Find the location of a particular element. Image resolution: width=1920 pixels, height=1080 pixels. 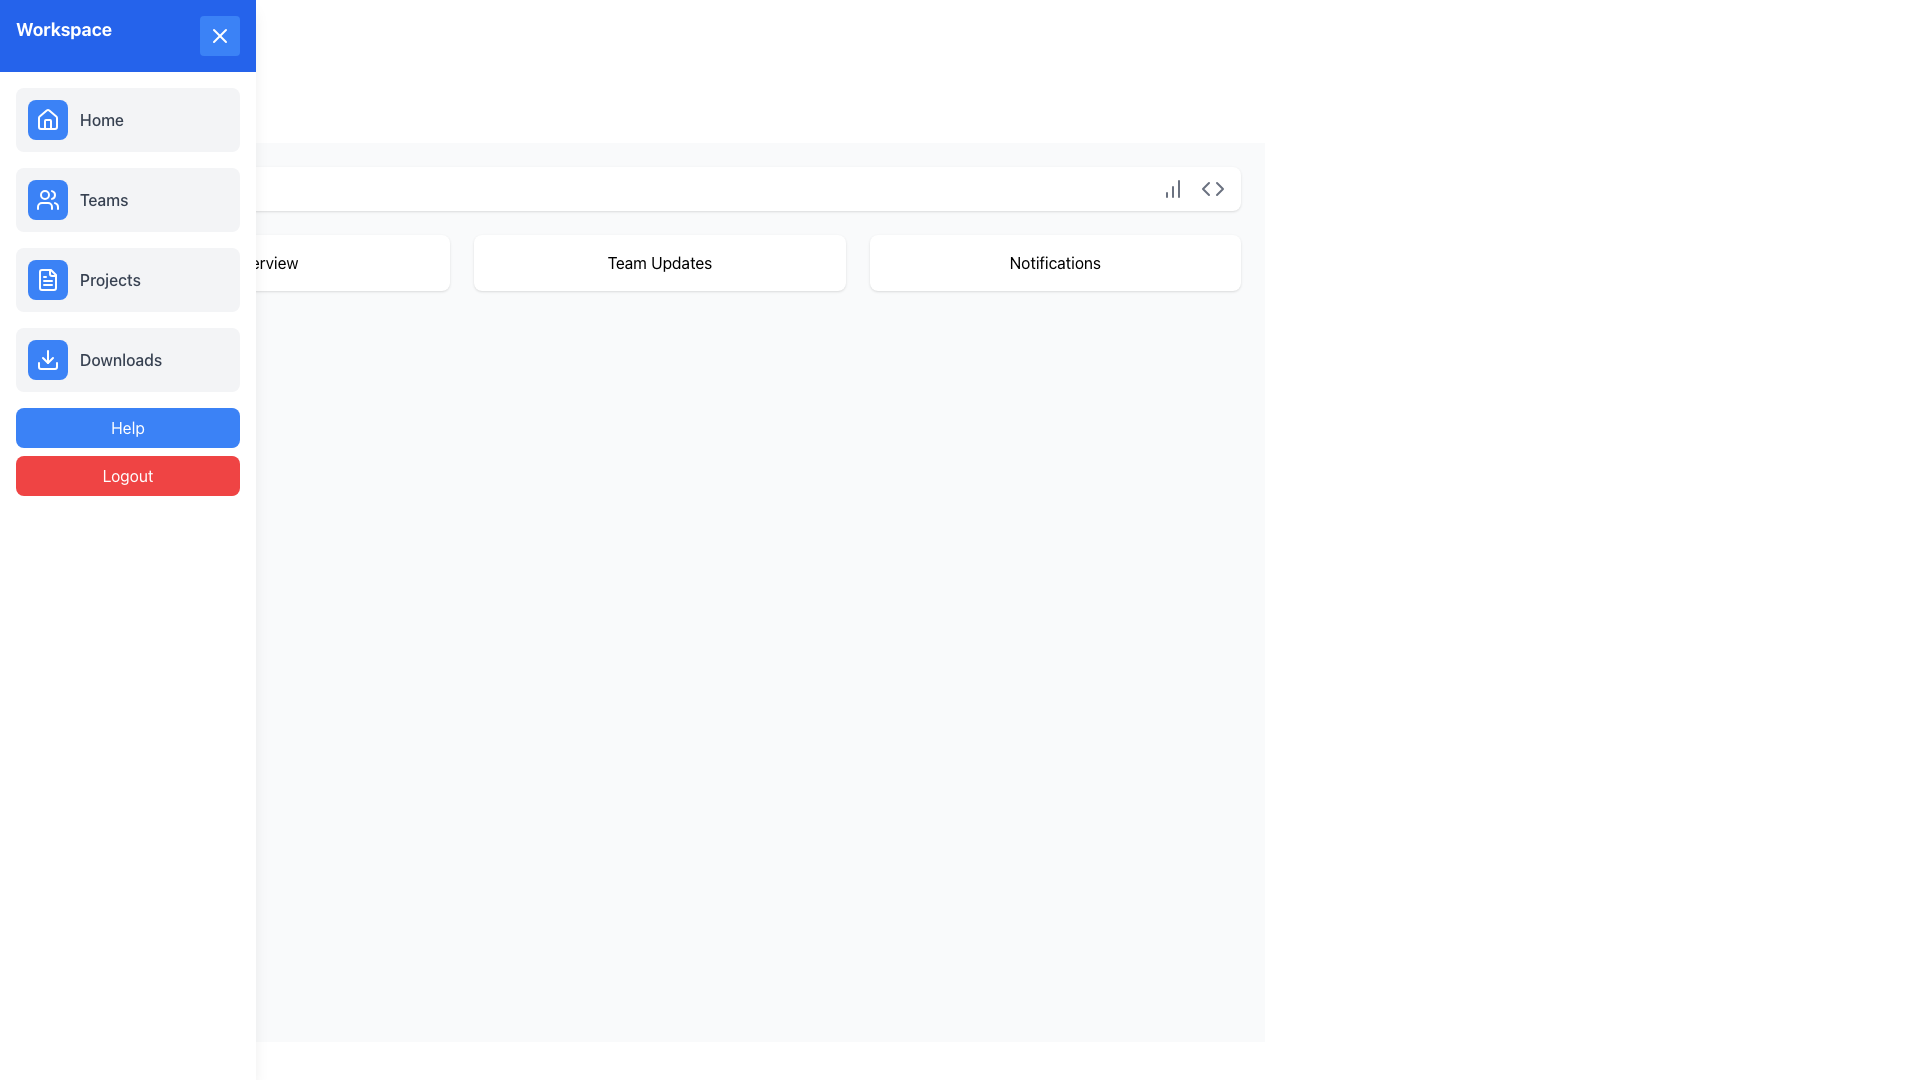

the right arrow icon located at the top-right corner of the interface, which is part of a pair of directional navigation icons is located at coordinates (1218, 189).